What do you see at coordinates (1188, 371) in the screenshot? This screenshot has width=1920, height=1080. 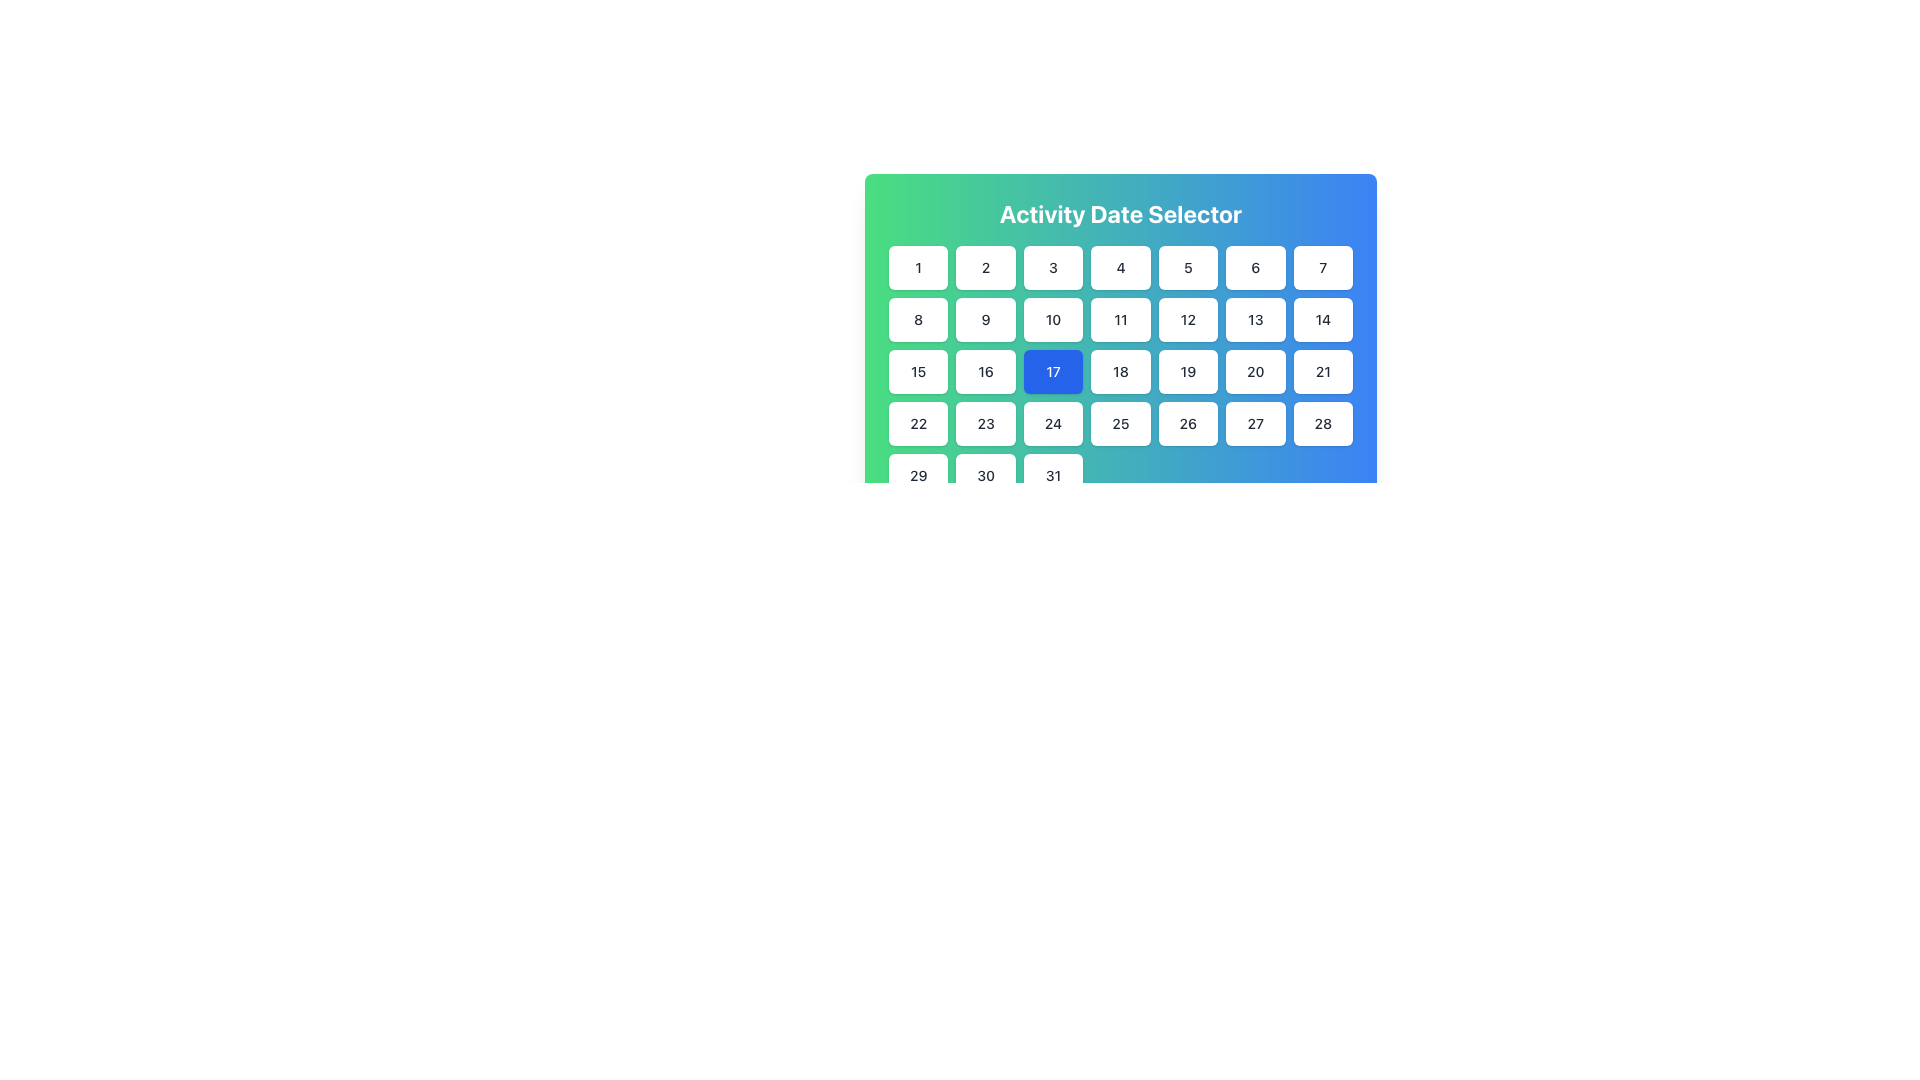 I see `the rectangular button styled as a calendar date number with the text '19', which is located in the fourth row and fifth column of the date picker grid` at bounding box center [1188, 371].